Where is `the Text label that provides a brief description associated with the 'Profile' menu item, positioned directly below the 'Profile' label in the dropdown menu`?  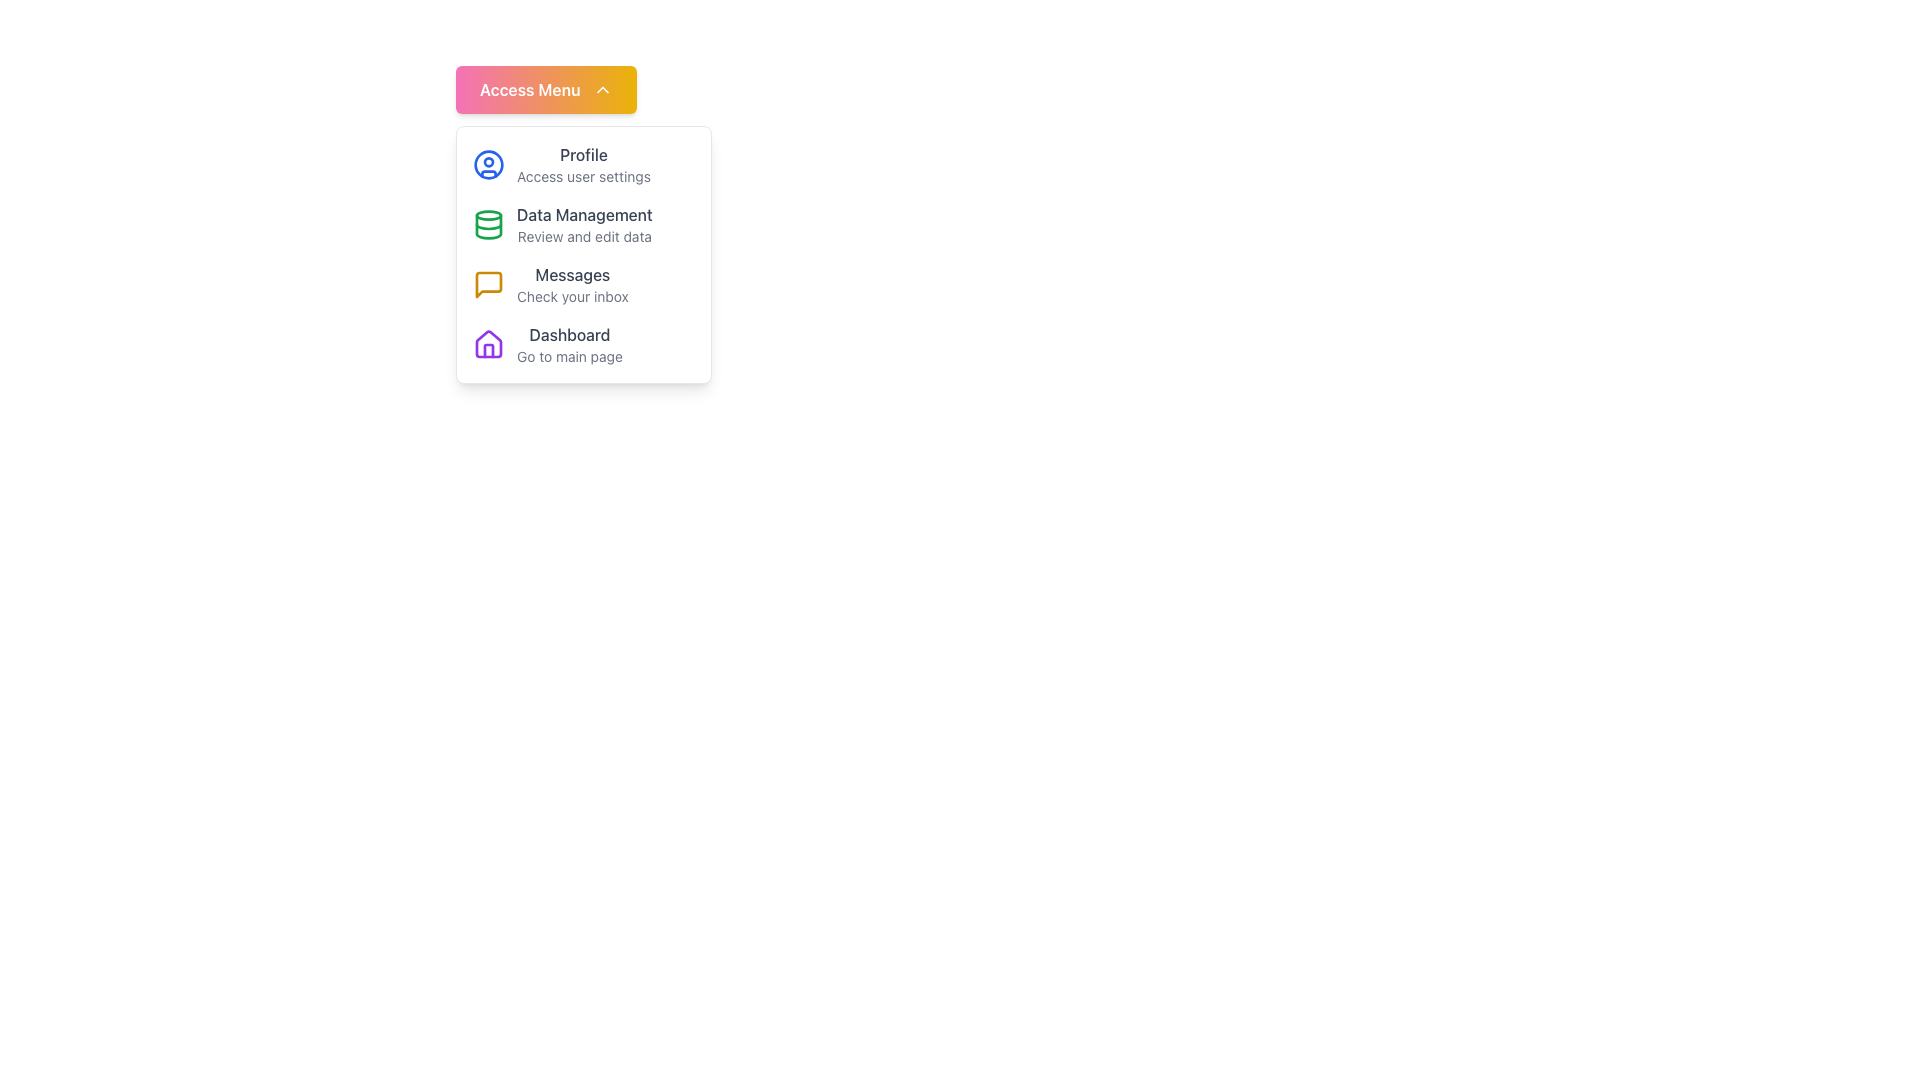 the Text label that provides a brief description associated with the 'Profile' menu item, positioned directly below the 'Profile' label in the dropdown menu is located at coordinates (582, 176).